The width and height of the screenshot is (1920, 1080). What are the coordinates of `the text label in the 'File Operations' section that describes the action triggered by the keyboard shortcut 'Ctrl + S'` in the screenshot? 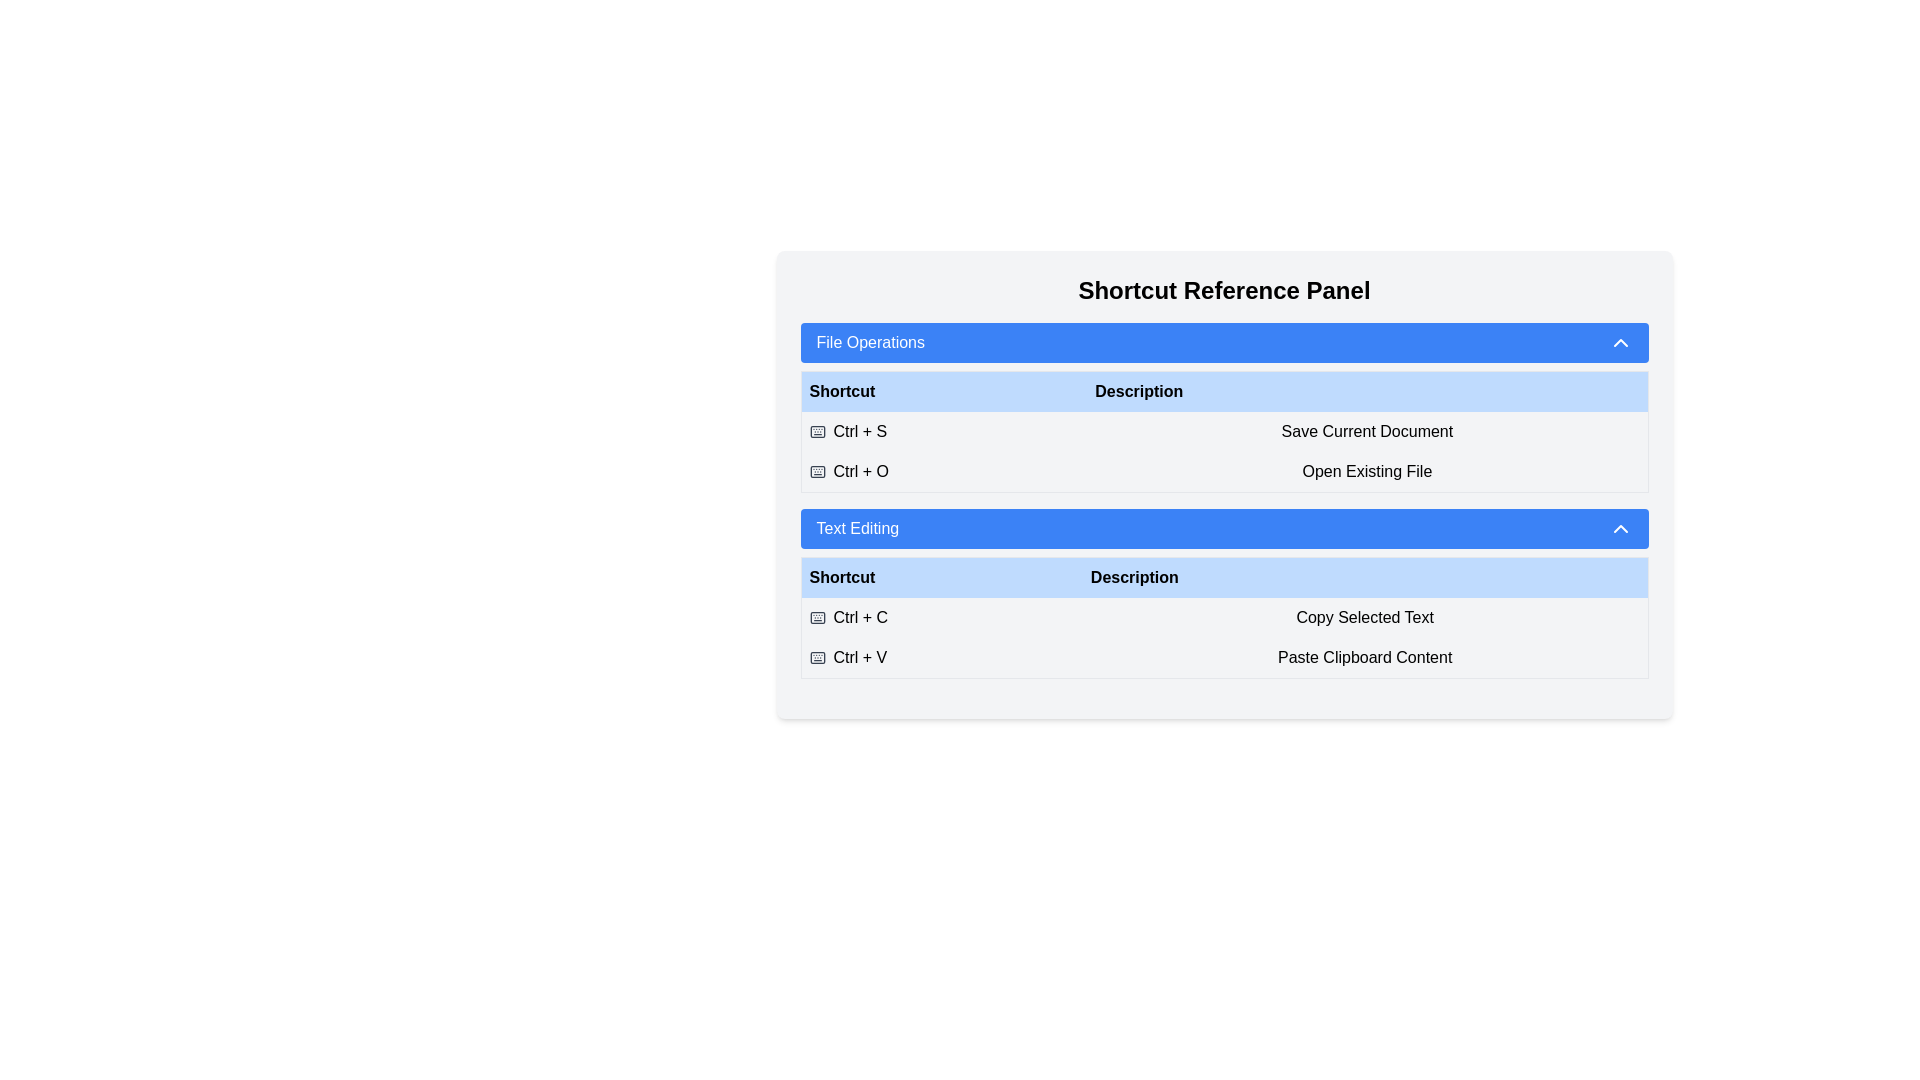 It's located at (1366, 431).